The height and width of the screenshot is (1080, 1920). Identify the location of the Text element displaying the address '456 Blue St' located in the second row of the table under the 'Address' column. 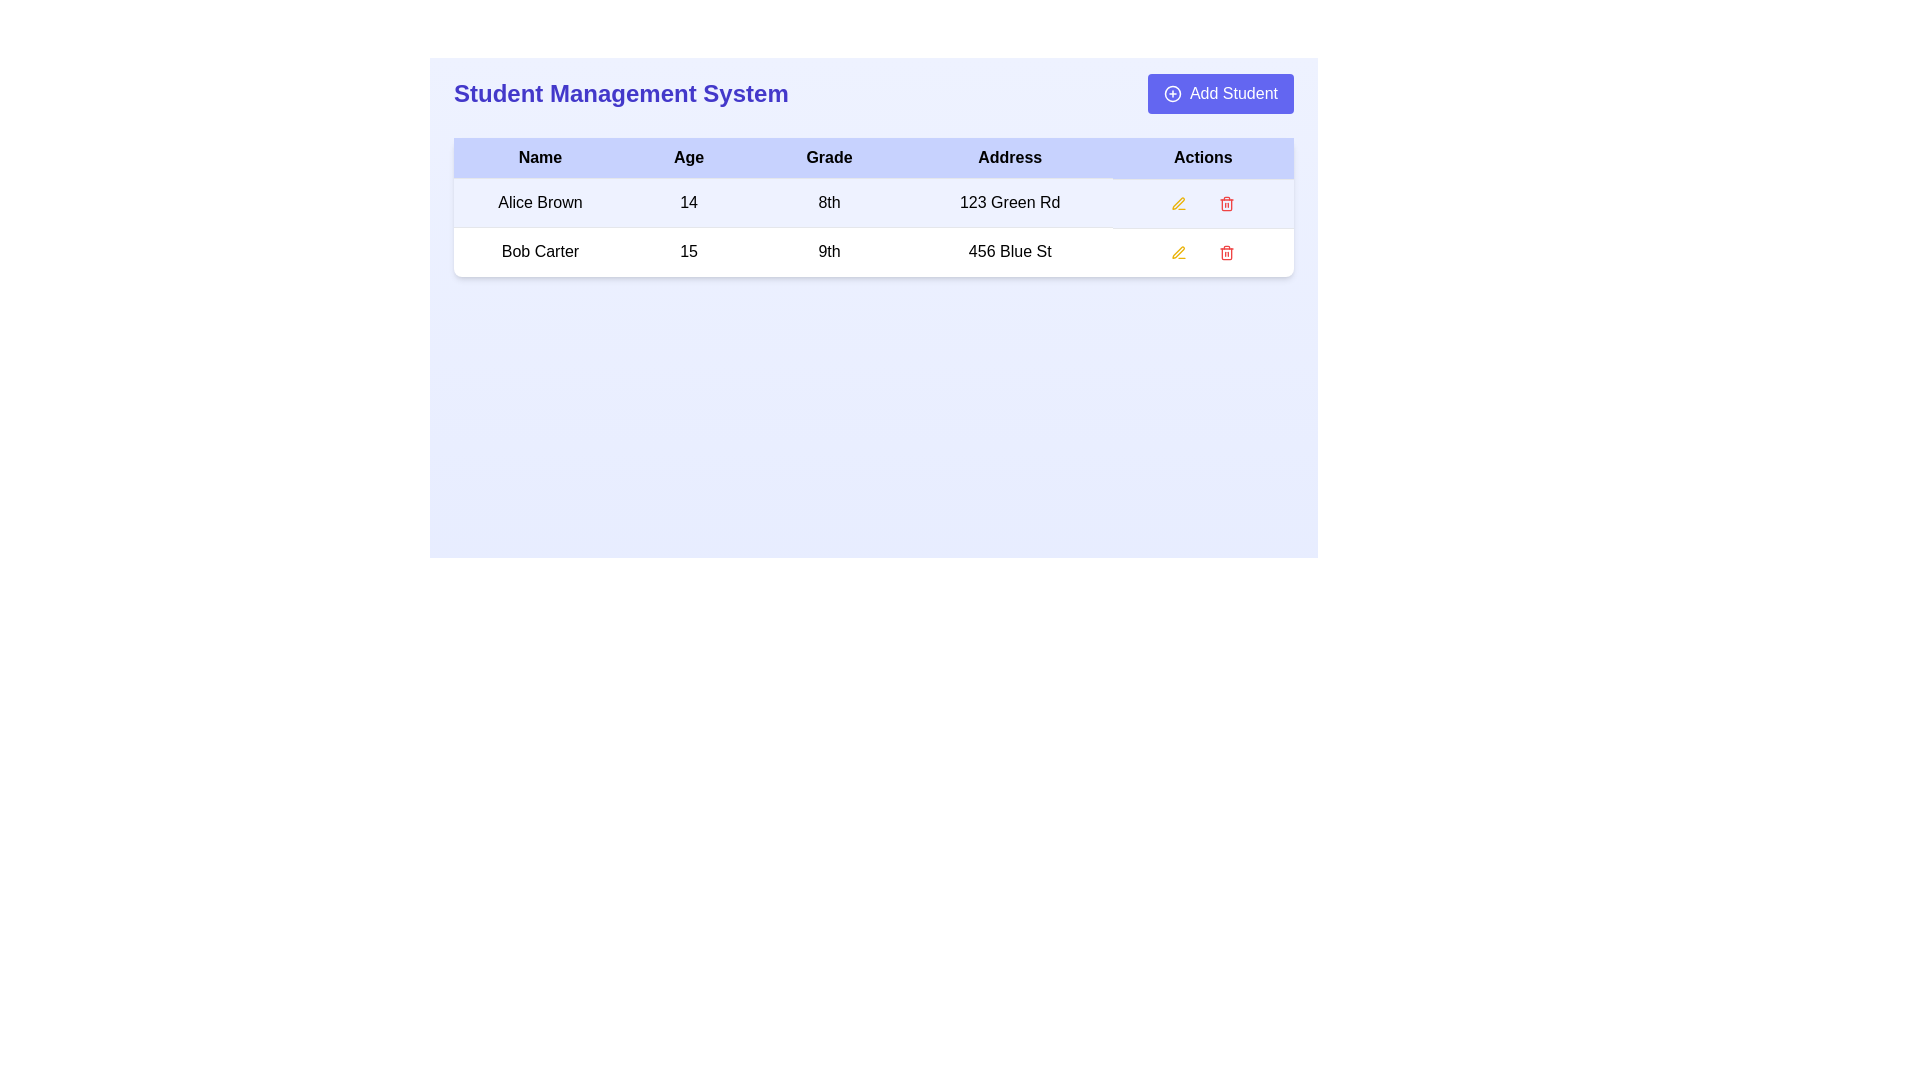
(1010, 250).